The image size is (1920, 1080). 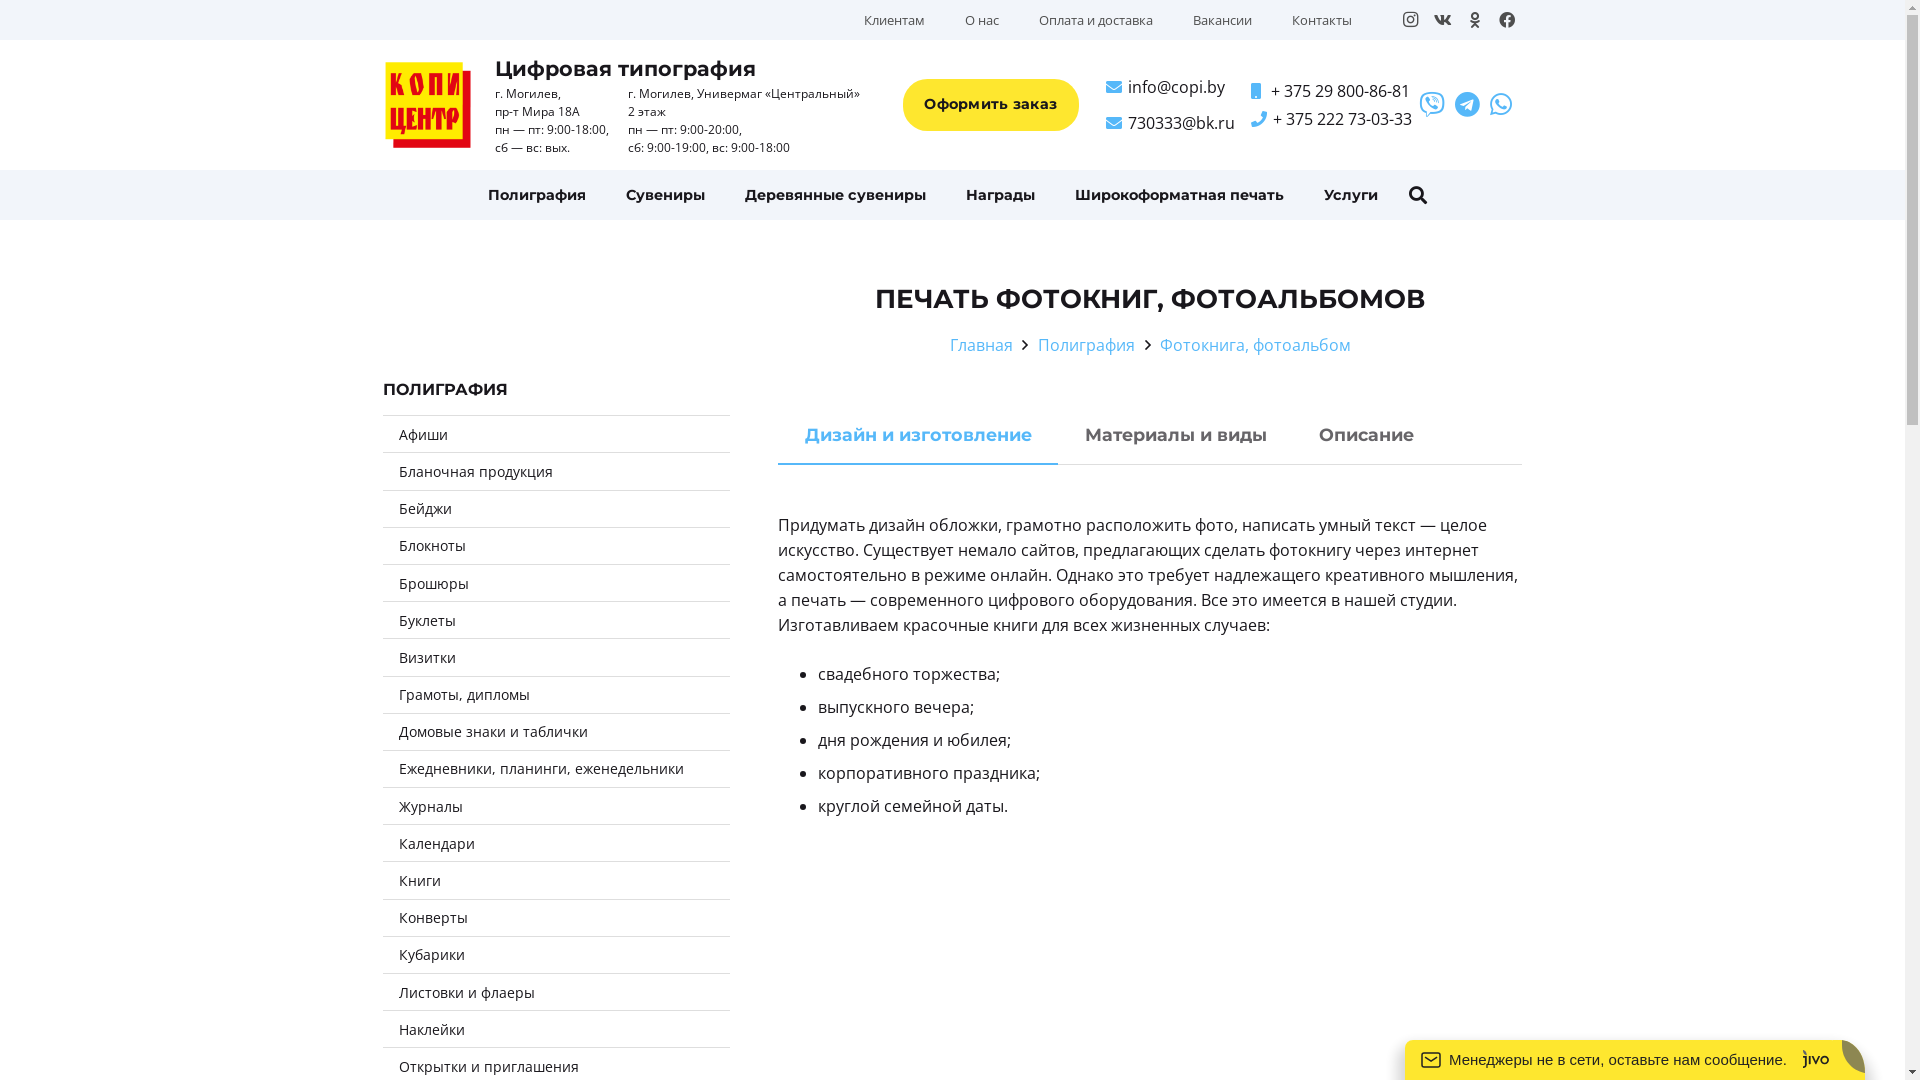 I want to click on 'info@copi.by', so click(x=1165, y=86).